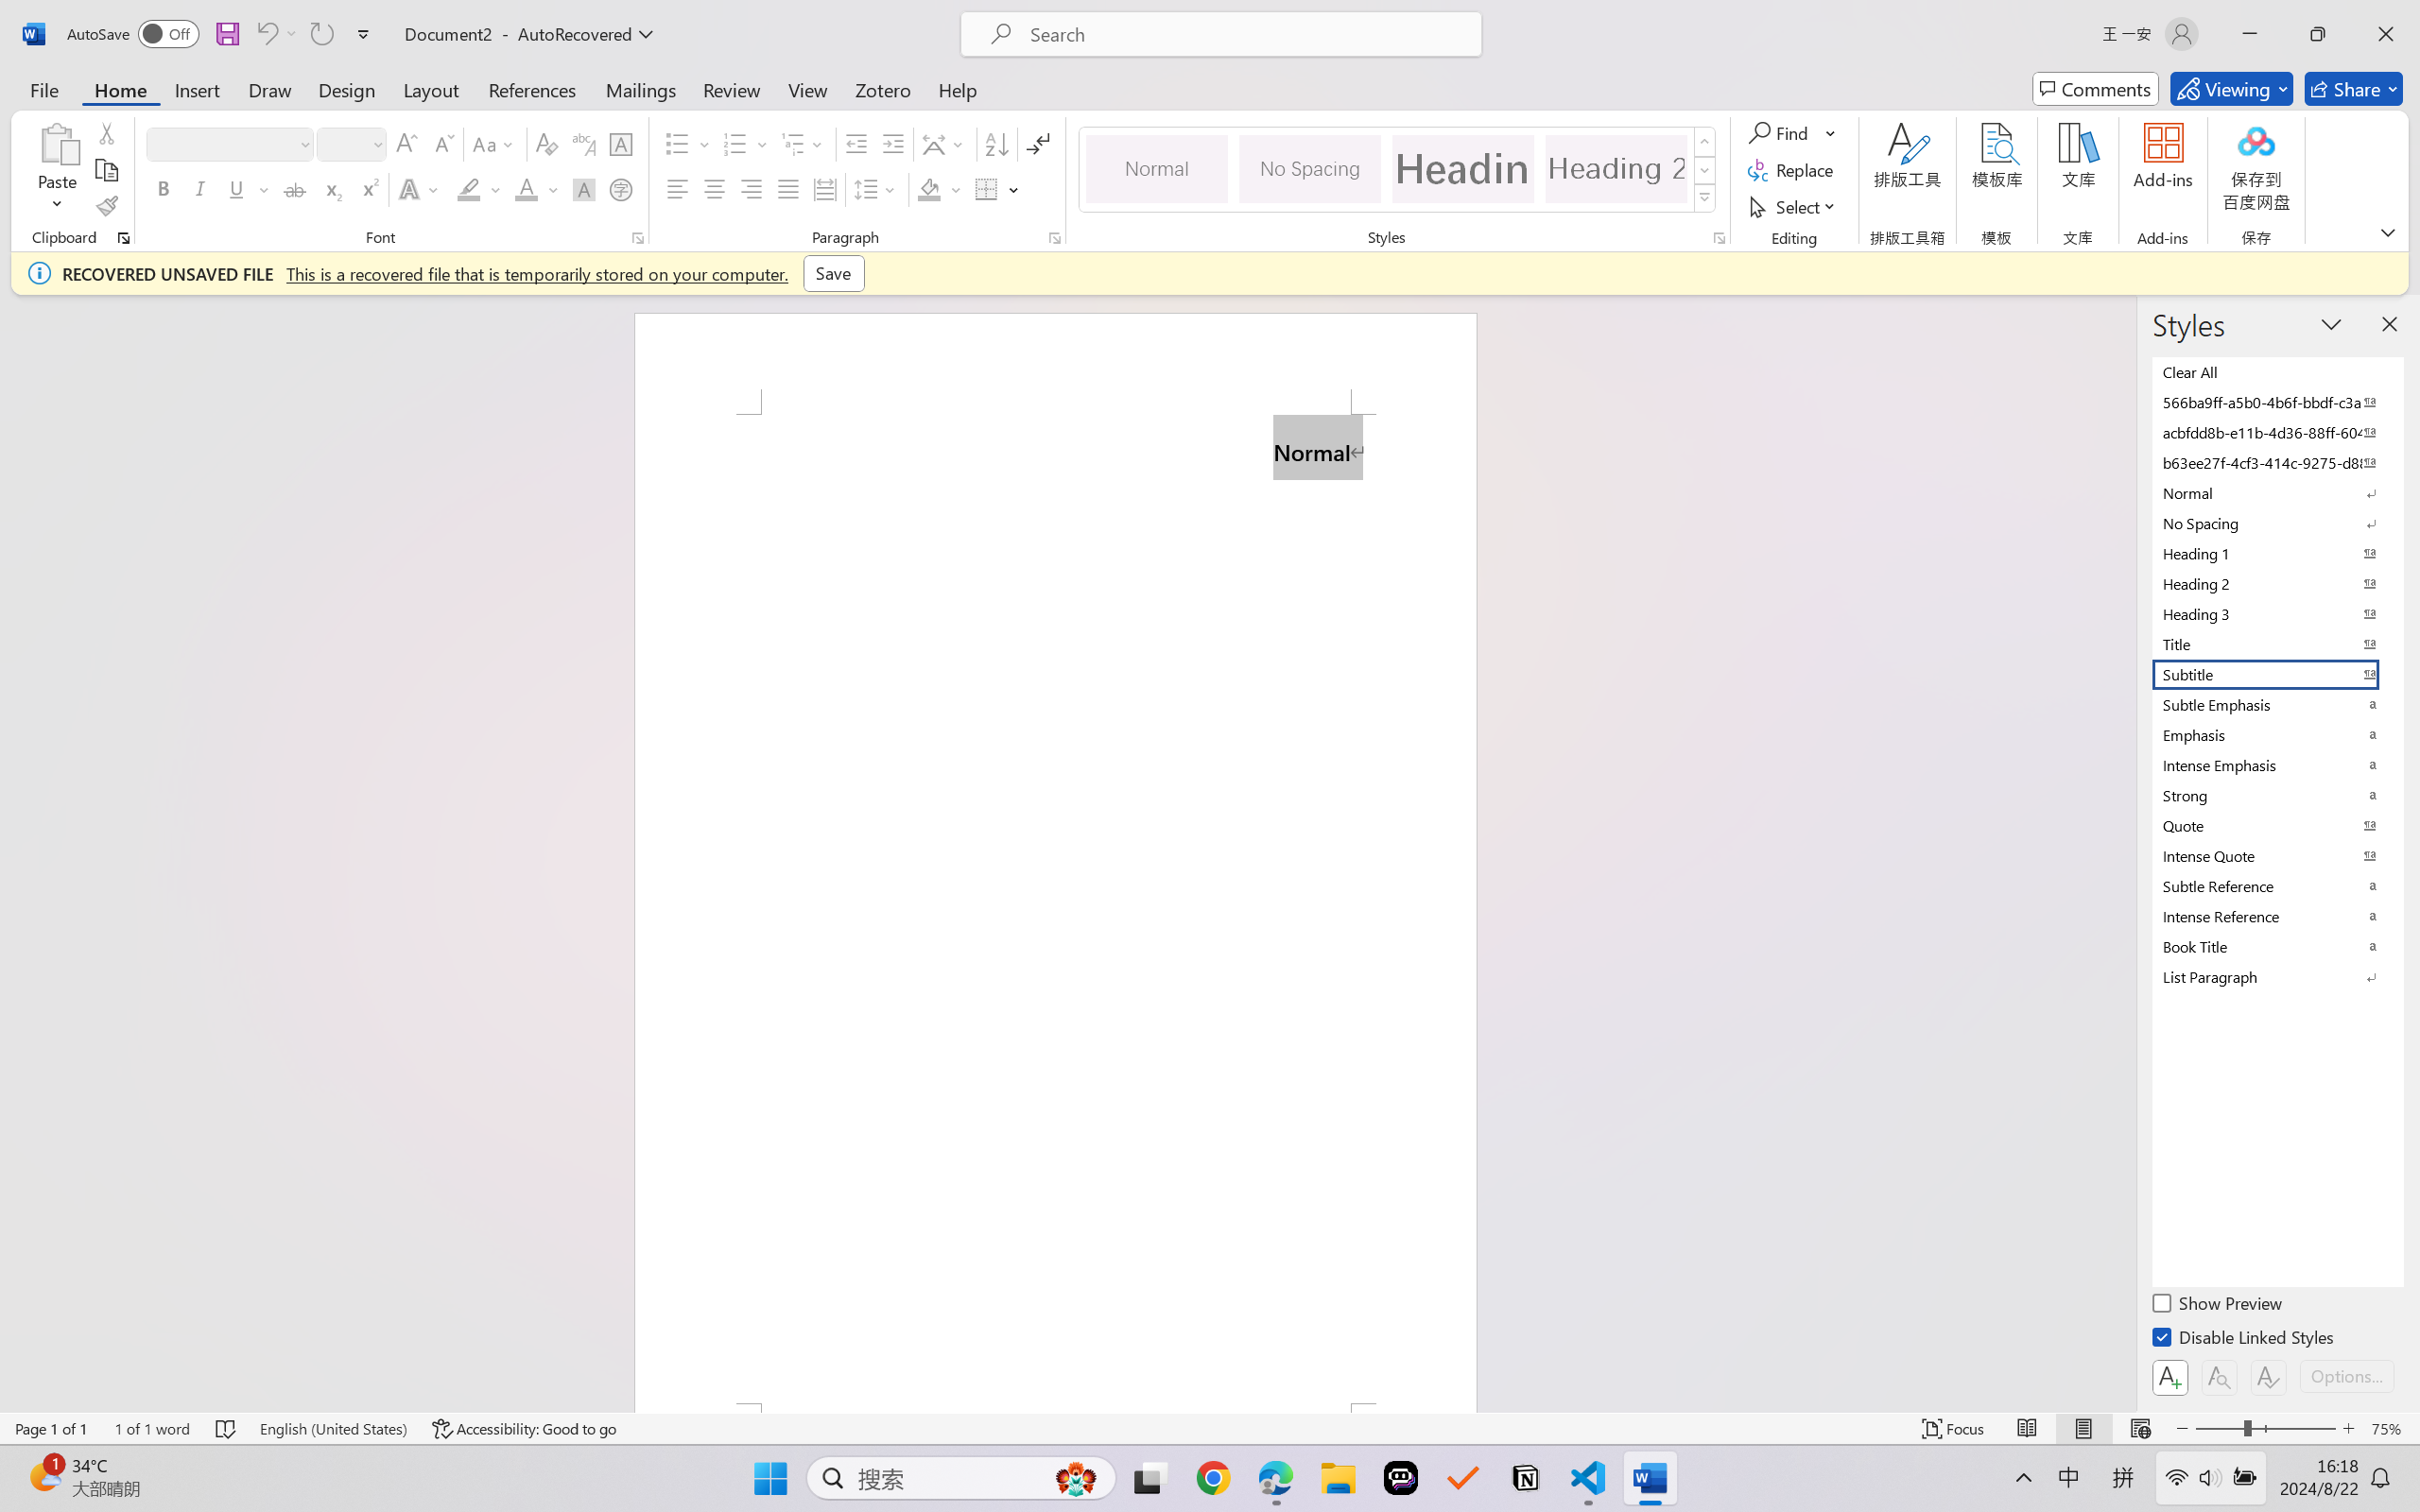 The width and height of the screenshot is (2420, 1512). What do you see at coordinates (2331, 322) in the screenshot?
I see `'Task Pane Options'` at bounding box center [2331, 322].